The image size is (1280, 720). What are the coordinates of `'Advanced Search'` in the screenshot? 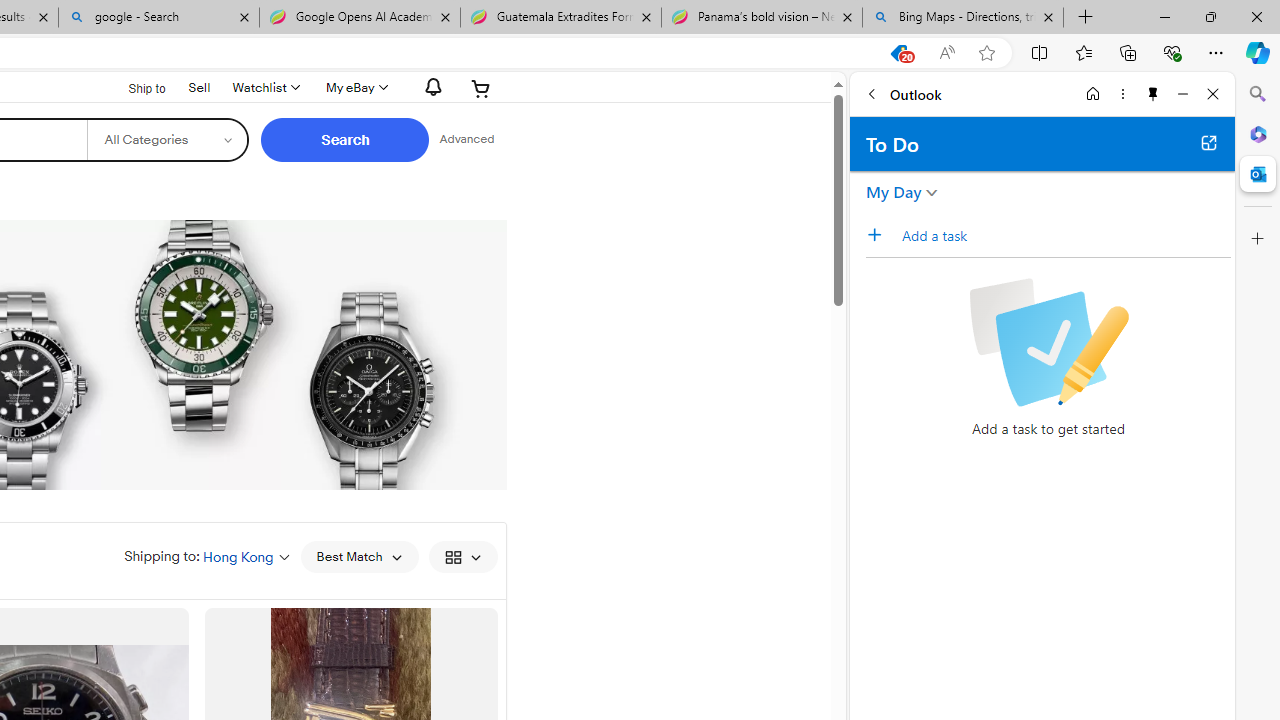 It's located at (466, 139).